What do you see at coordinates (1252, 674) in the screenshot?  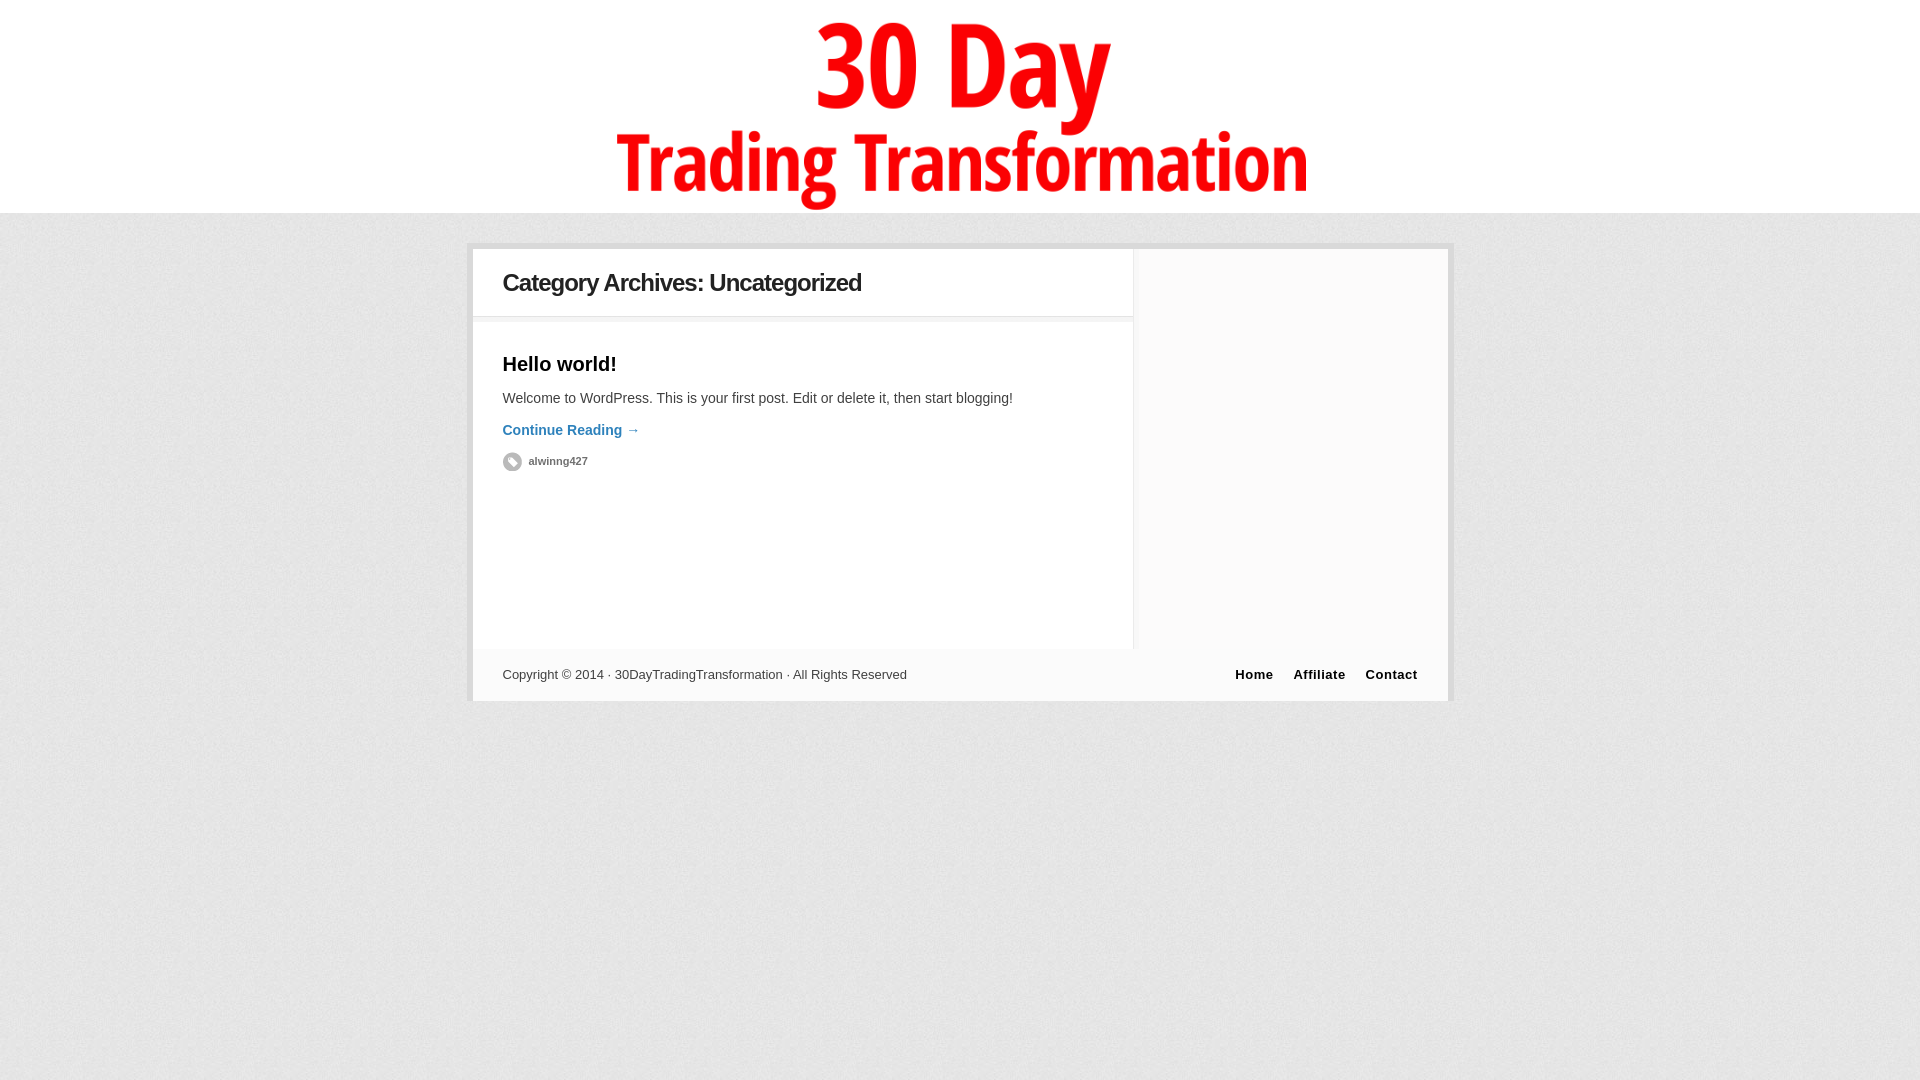 I see `'Home'` at bounding box center [1252, 674].